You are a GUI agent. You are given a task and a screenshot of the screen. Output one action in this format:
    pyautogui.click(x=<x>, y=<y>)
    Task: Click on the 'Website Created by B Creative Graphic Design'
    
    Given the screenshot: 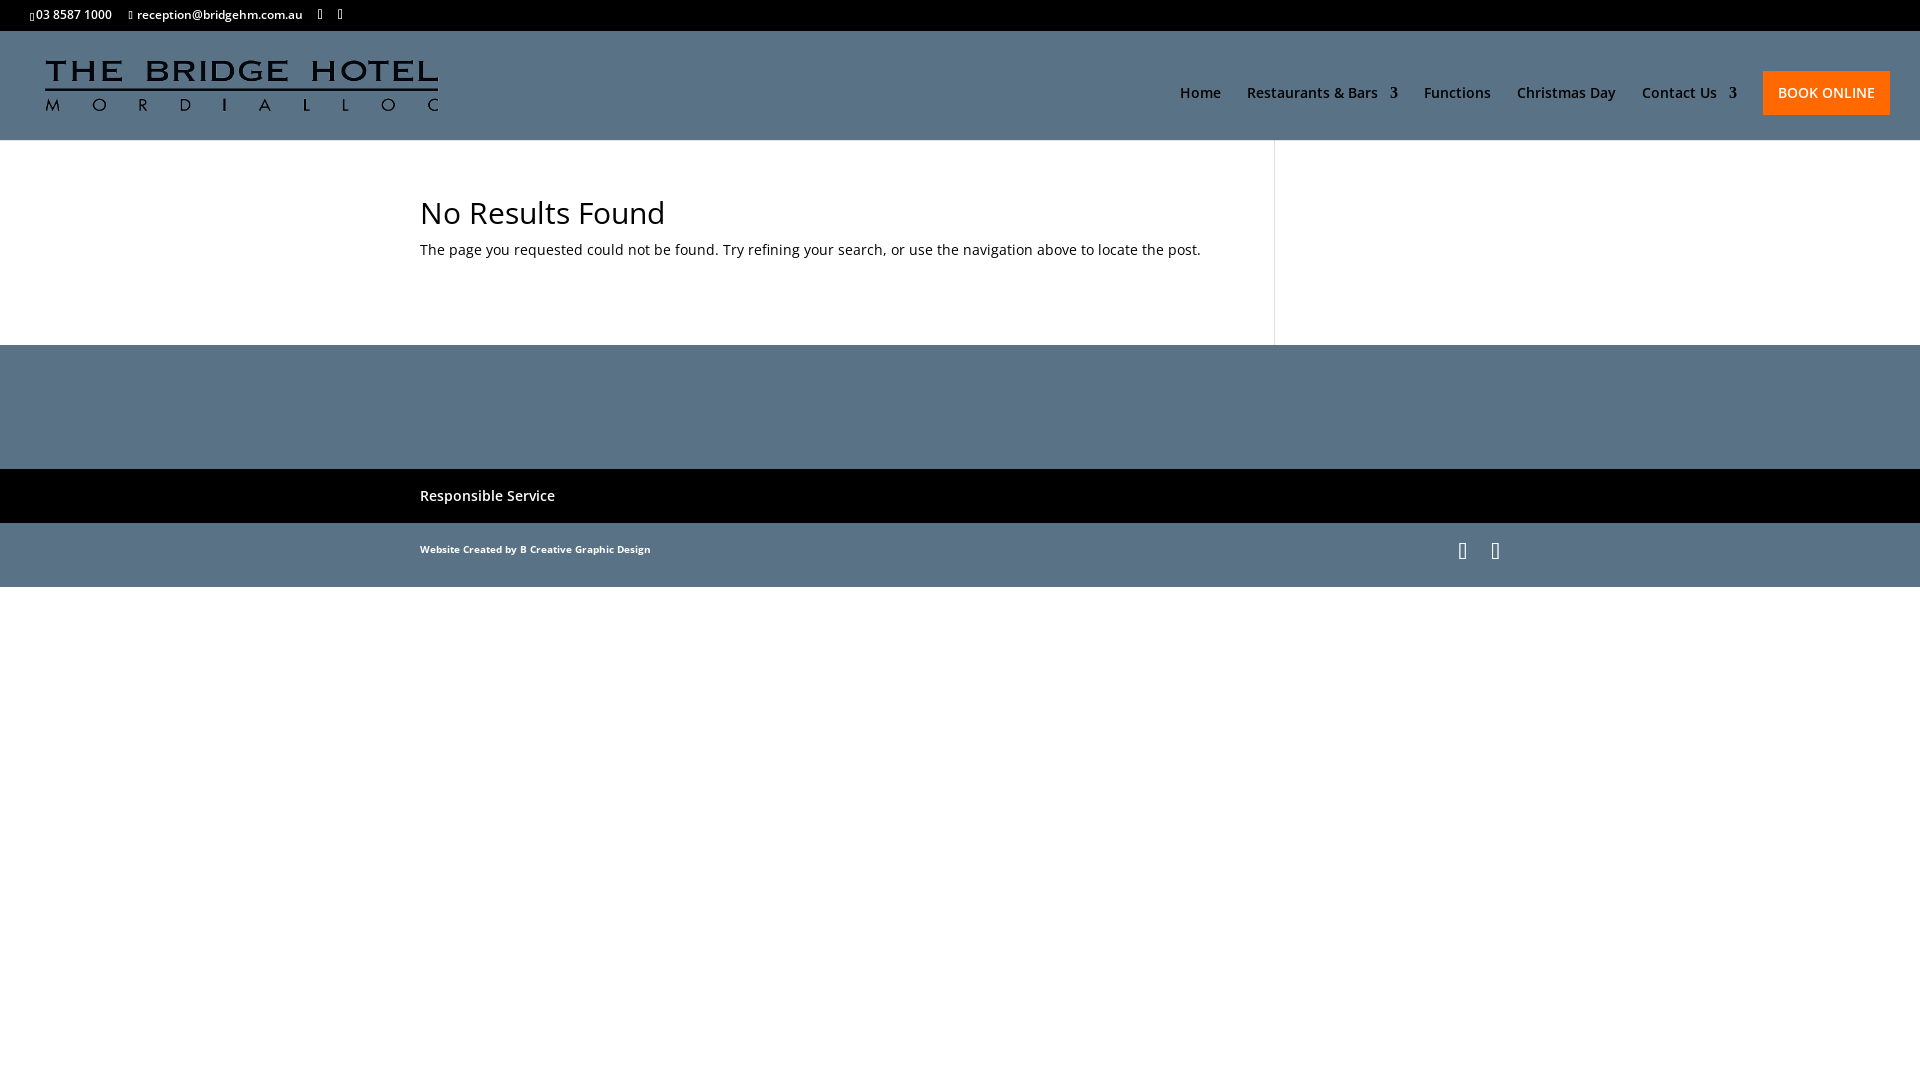 What is the action you would take?
    pyautogui.click(x=535, y=548)
    